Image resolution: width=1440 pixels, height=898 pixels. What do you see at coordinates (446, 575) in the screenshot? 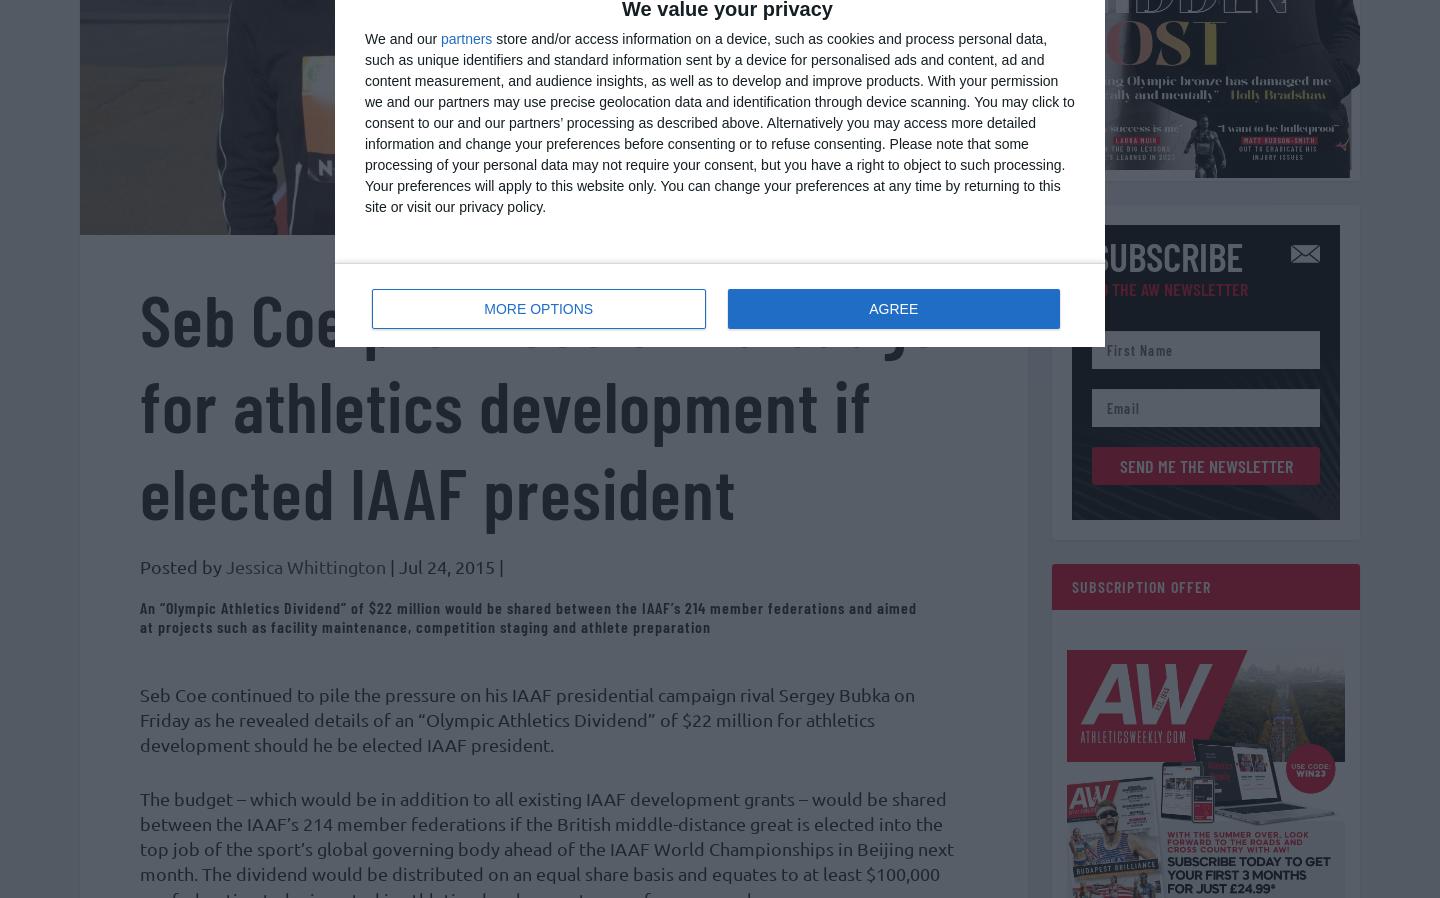
I see `'Jul 24, 2015'` at bounding box center [446, 575].